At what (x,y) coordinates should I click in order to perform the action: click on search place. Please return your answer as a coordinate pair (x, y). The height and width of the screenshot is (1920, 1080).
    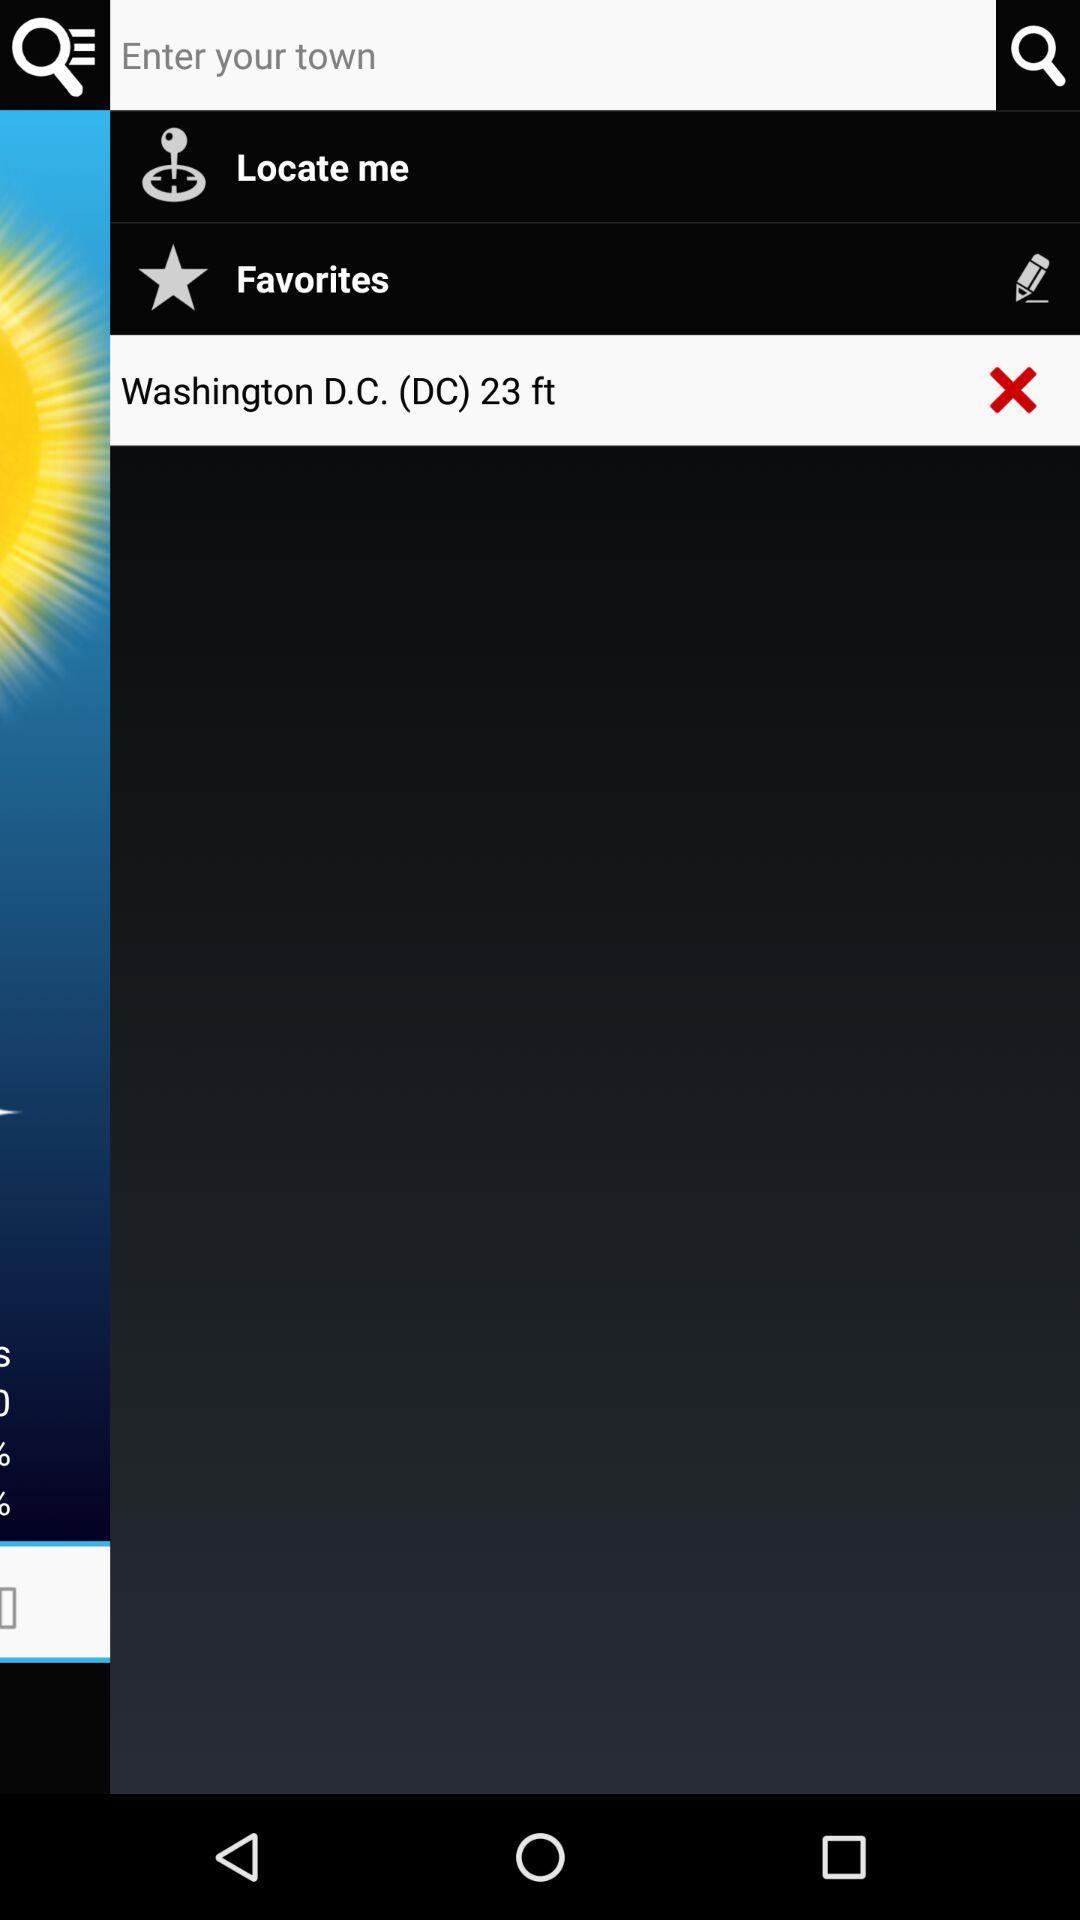
    Looking at the image, I should click on (1036, 54).